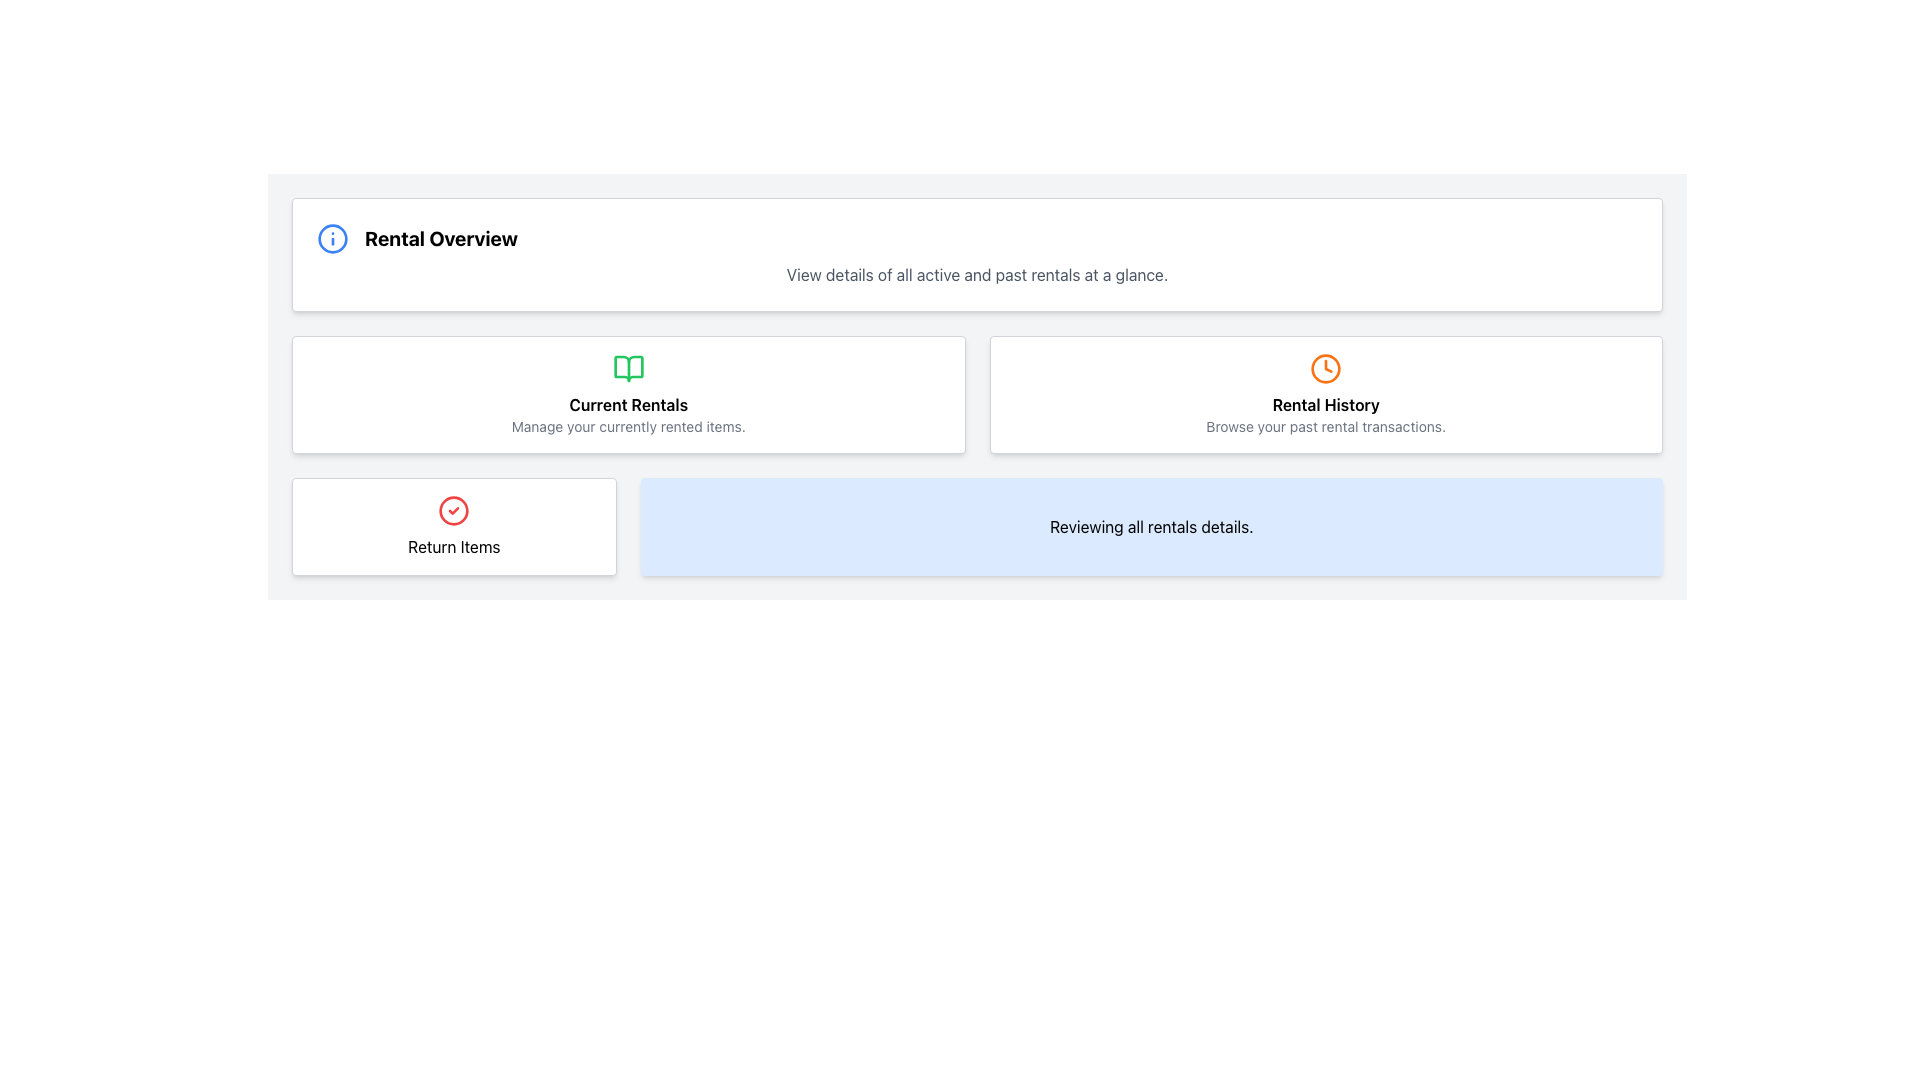 Image resolution: width=1920 pixels, height=1080 pixels. Describe the element at coordinates (627, 394) in the screenshot. I see `the navigation card that provides information about currently rented items, which is the second card in the grid layout, positioned left of 'Rental History' and above 'Return Items'` at that location.